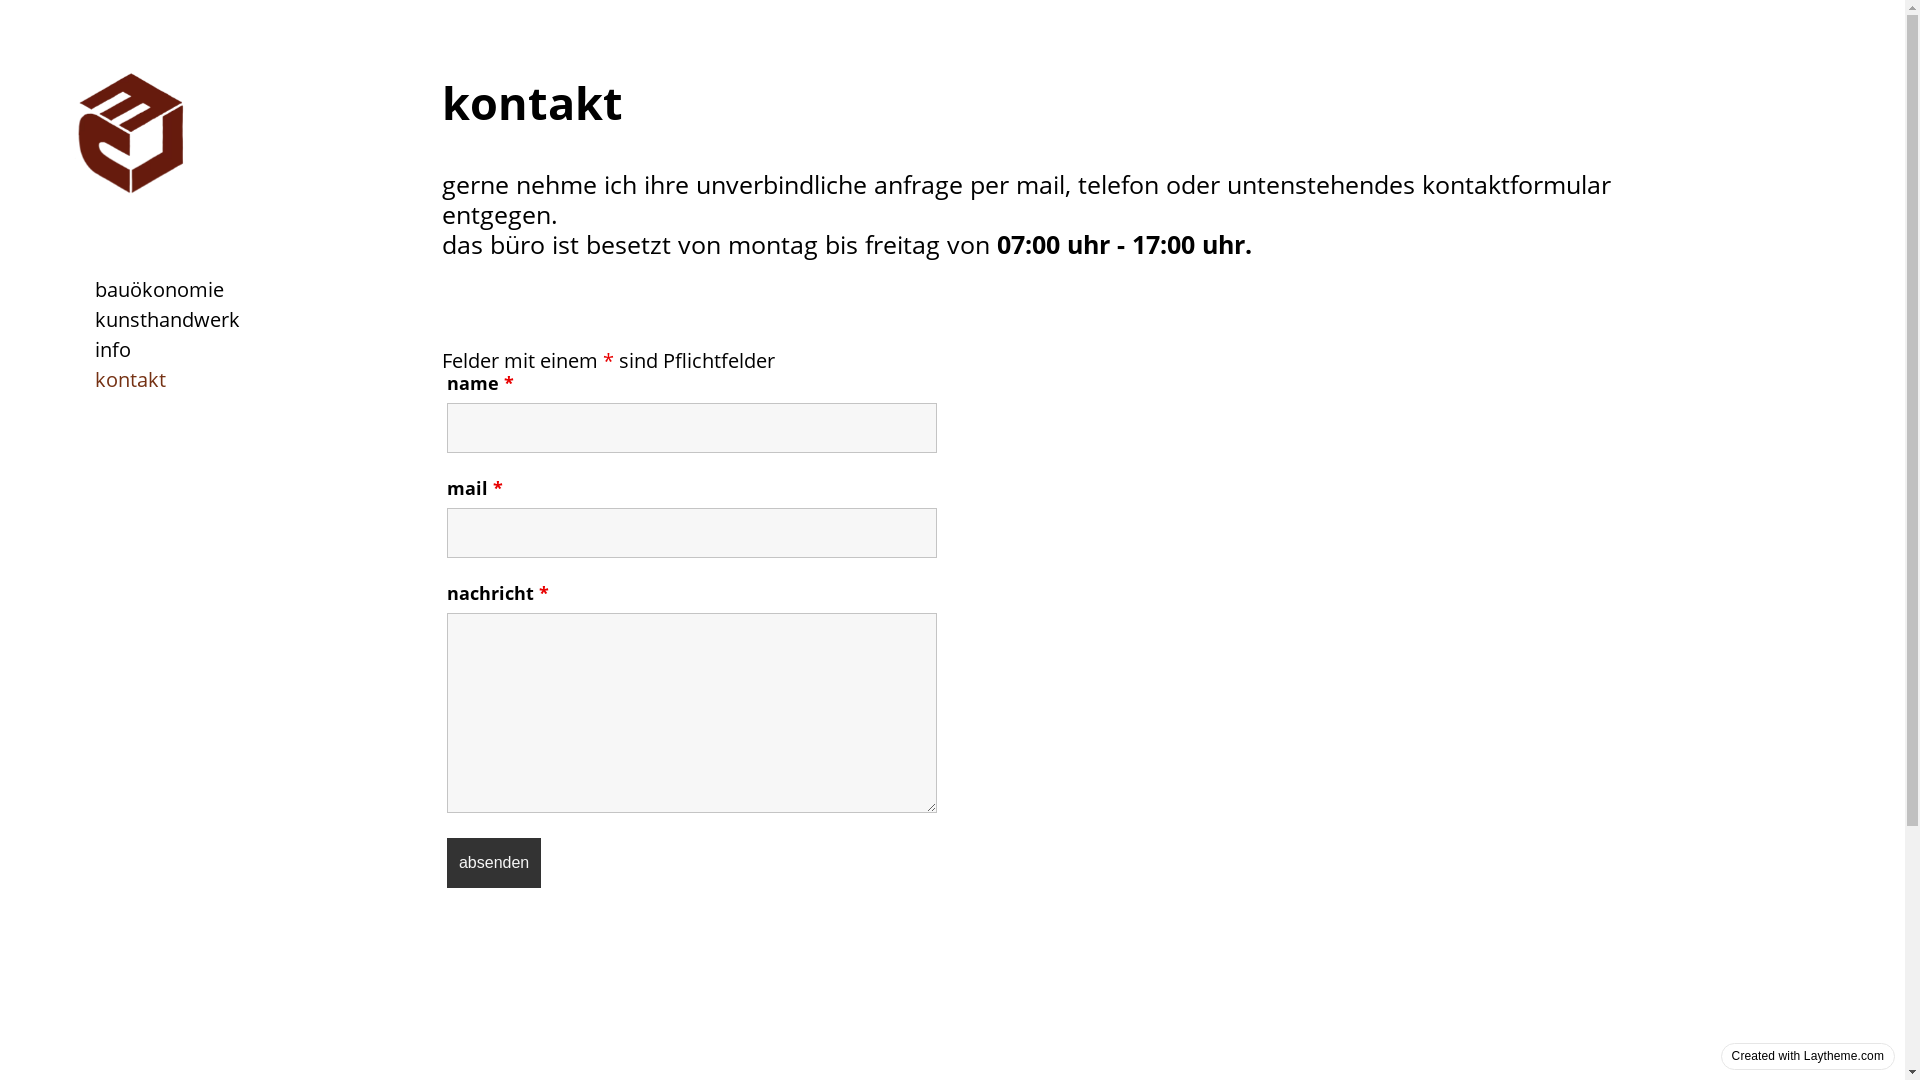 Image resolution: width=1920 pixels, height=1080 pixels. What do you see at coordinates (112, 348) in the screenshot?
I see `'info'` at bounding box center [112, 348].